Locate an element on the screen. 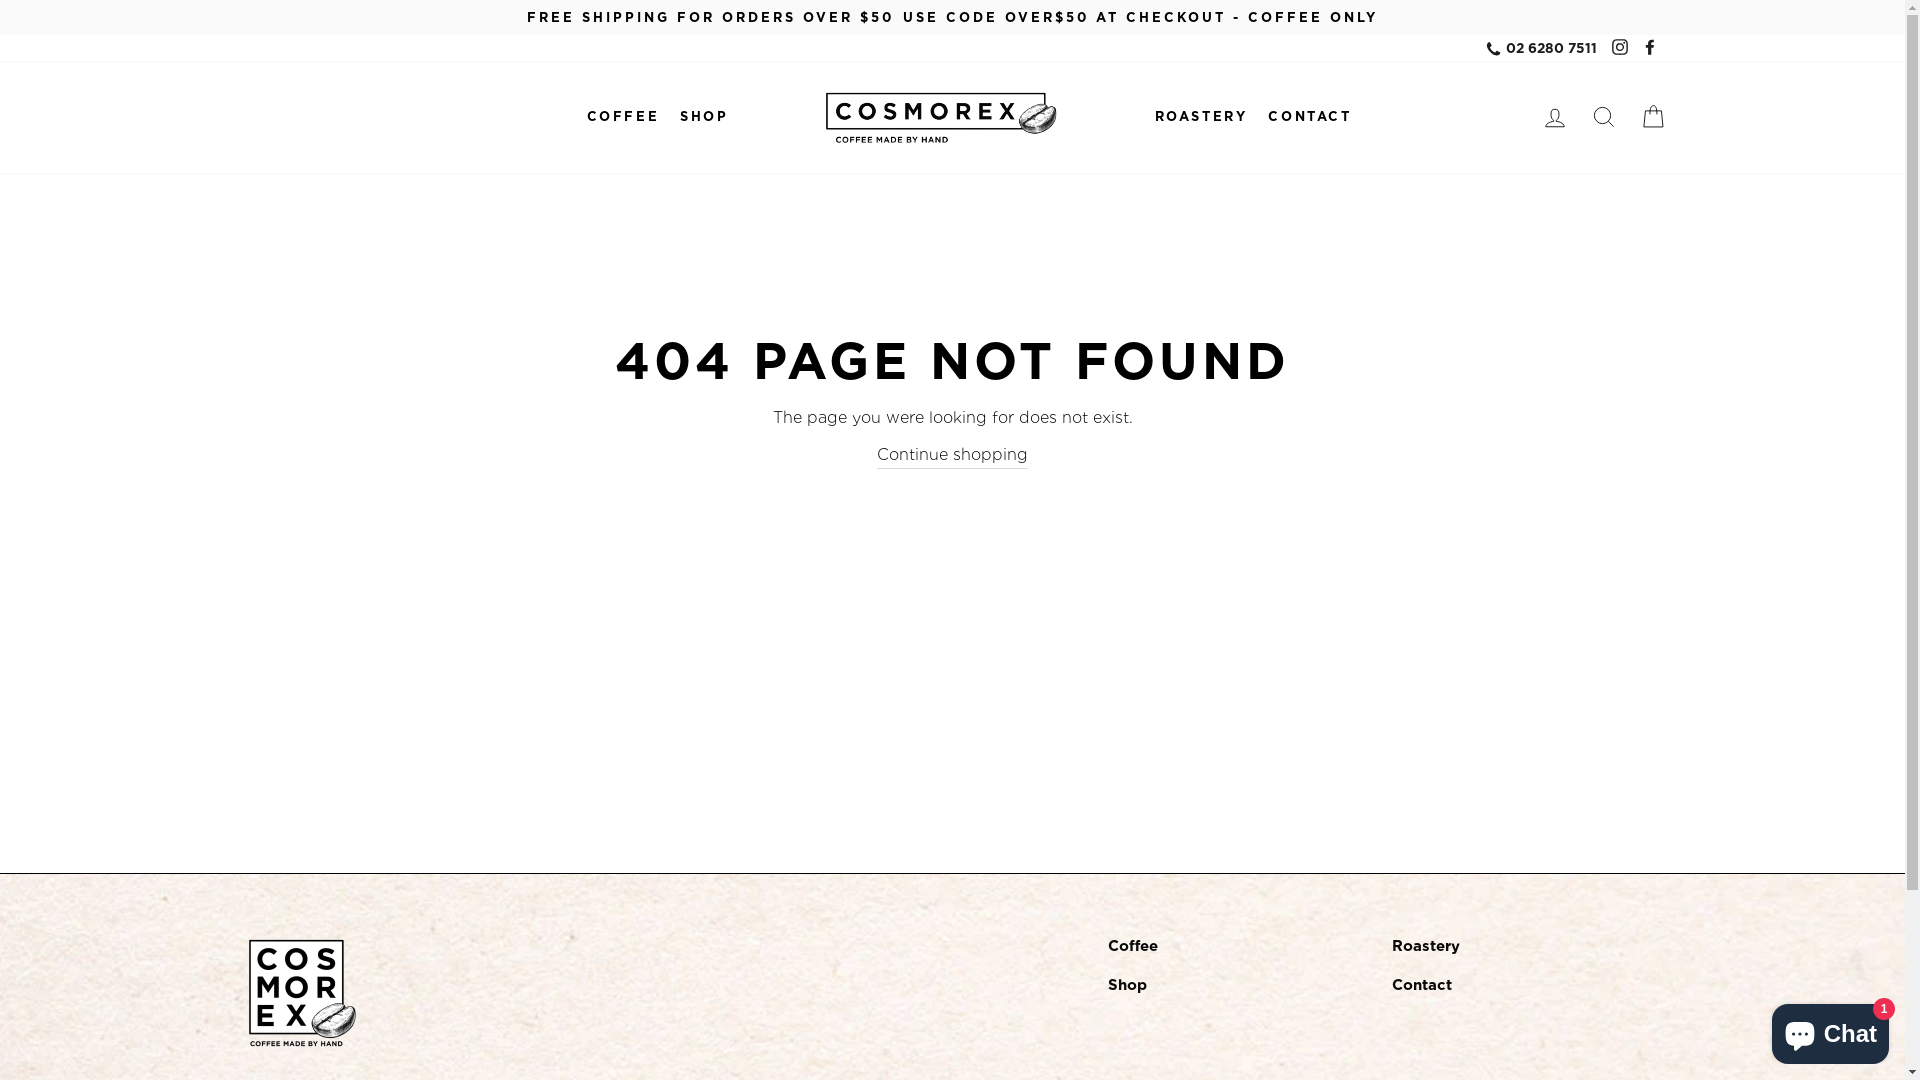 The width and height of the screenshot is (1920, 1080). 'Continue shopping' is located at coordinates (951, 455).